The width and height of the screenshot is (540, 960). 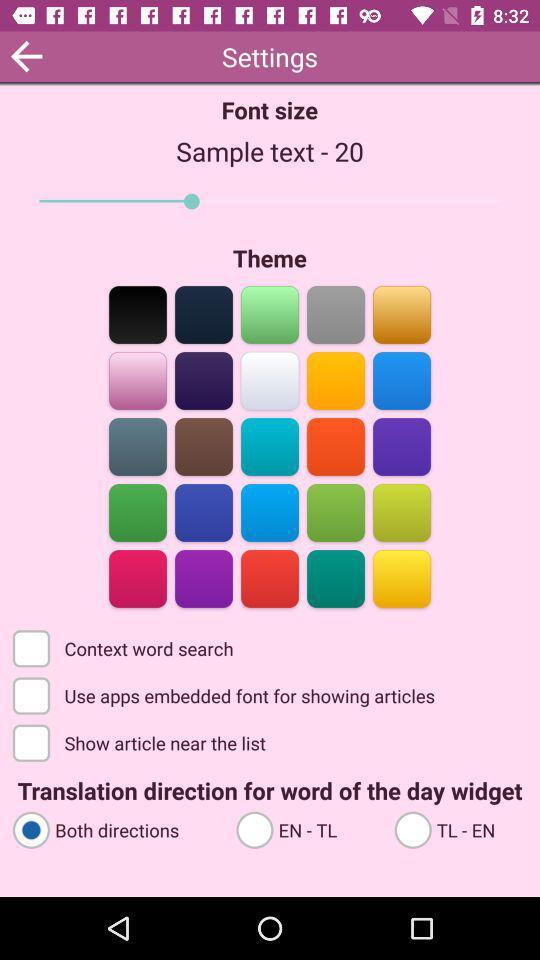 I want to click on color scheme selection, so click(x=335, y=313).